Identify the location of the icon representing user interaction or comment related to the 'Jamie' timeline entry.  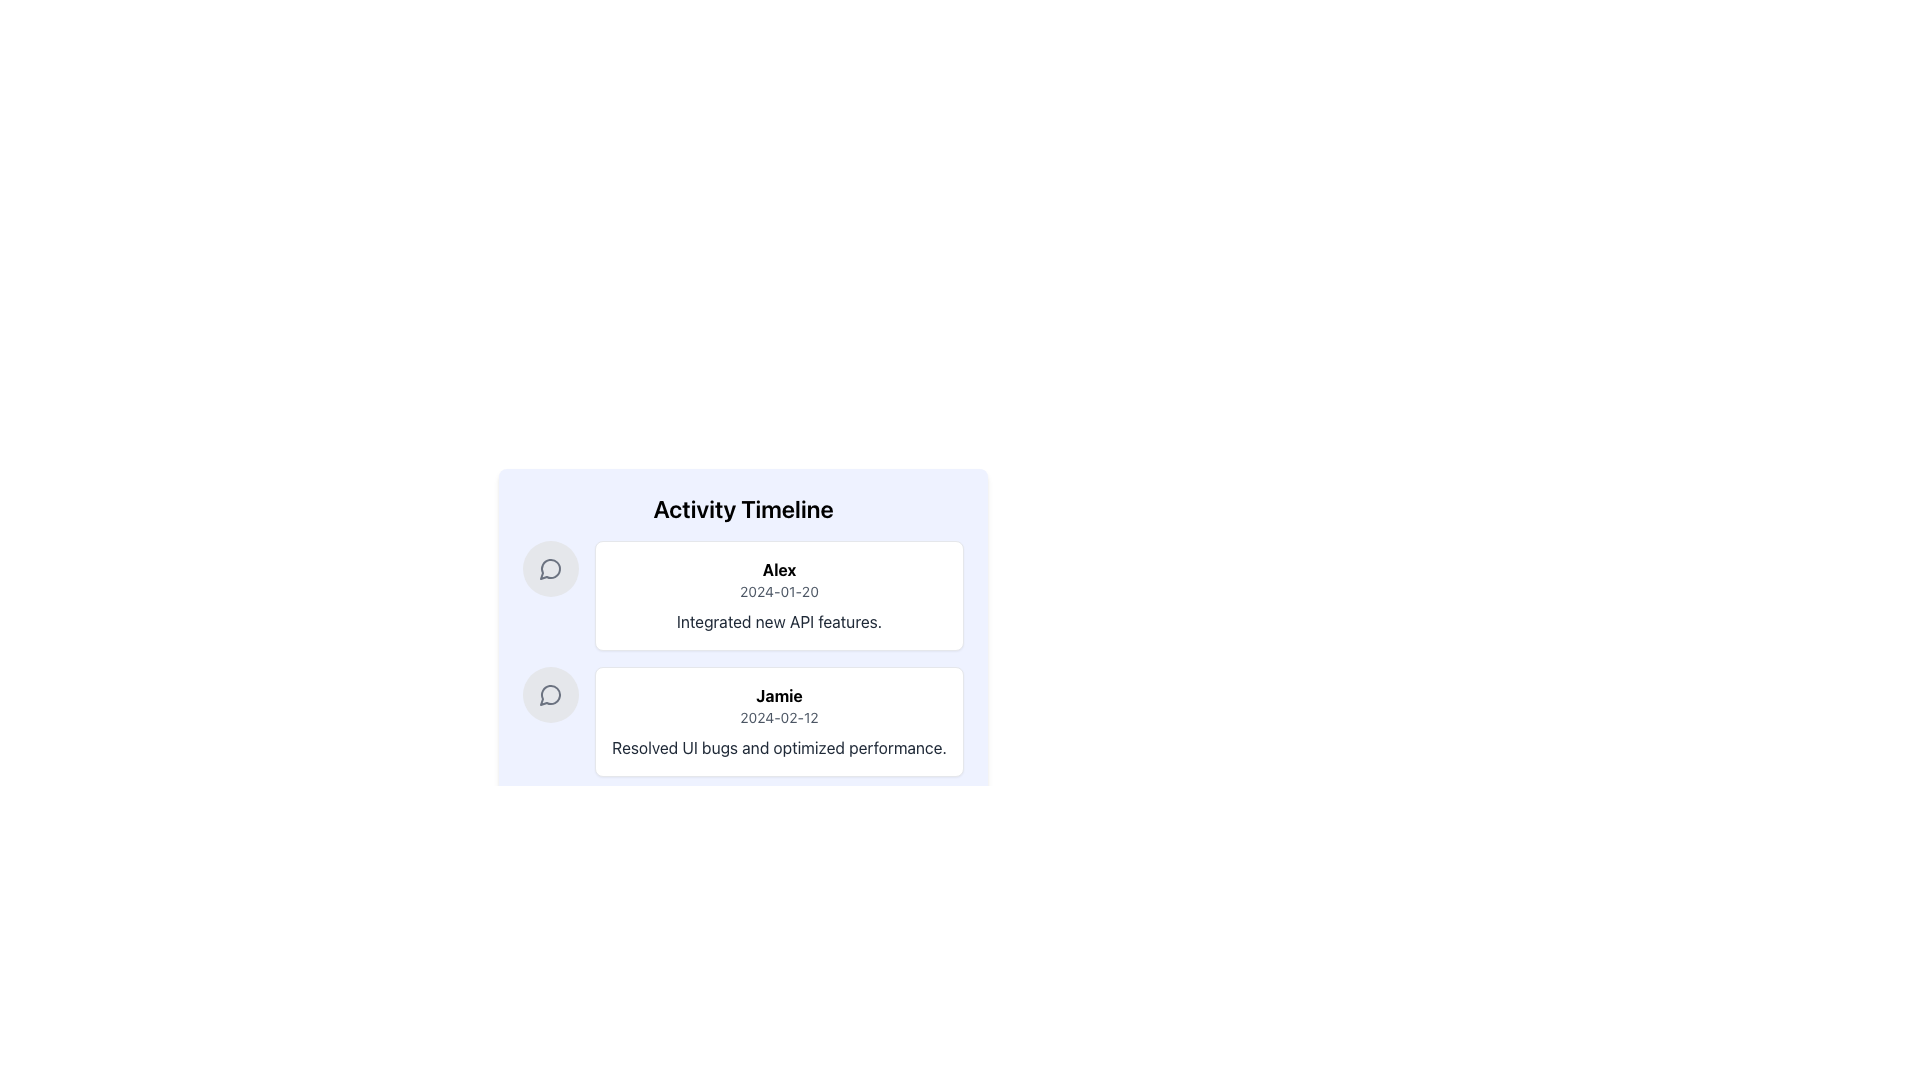
(551, 693).